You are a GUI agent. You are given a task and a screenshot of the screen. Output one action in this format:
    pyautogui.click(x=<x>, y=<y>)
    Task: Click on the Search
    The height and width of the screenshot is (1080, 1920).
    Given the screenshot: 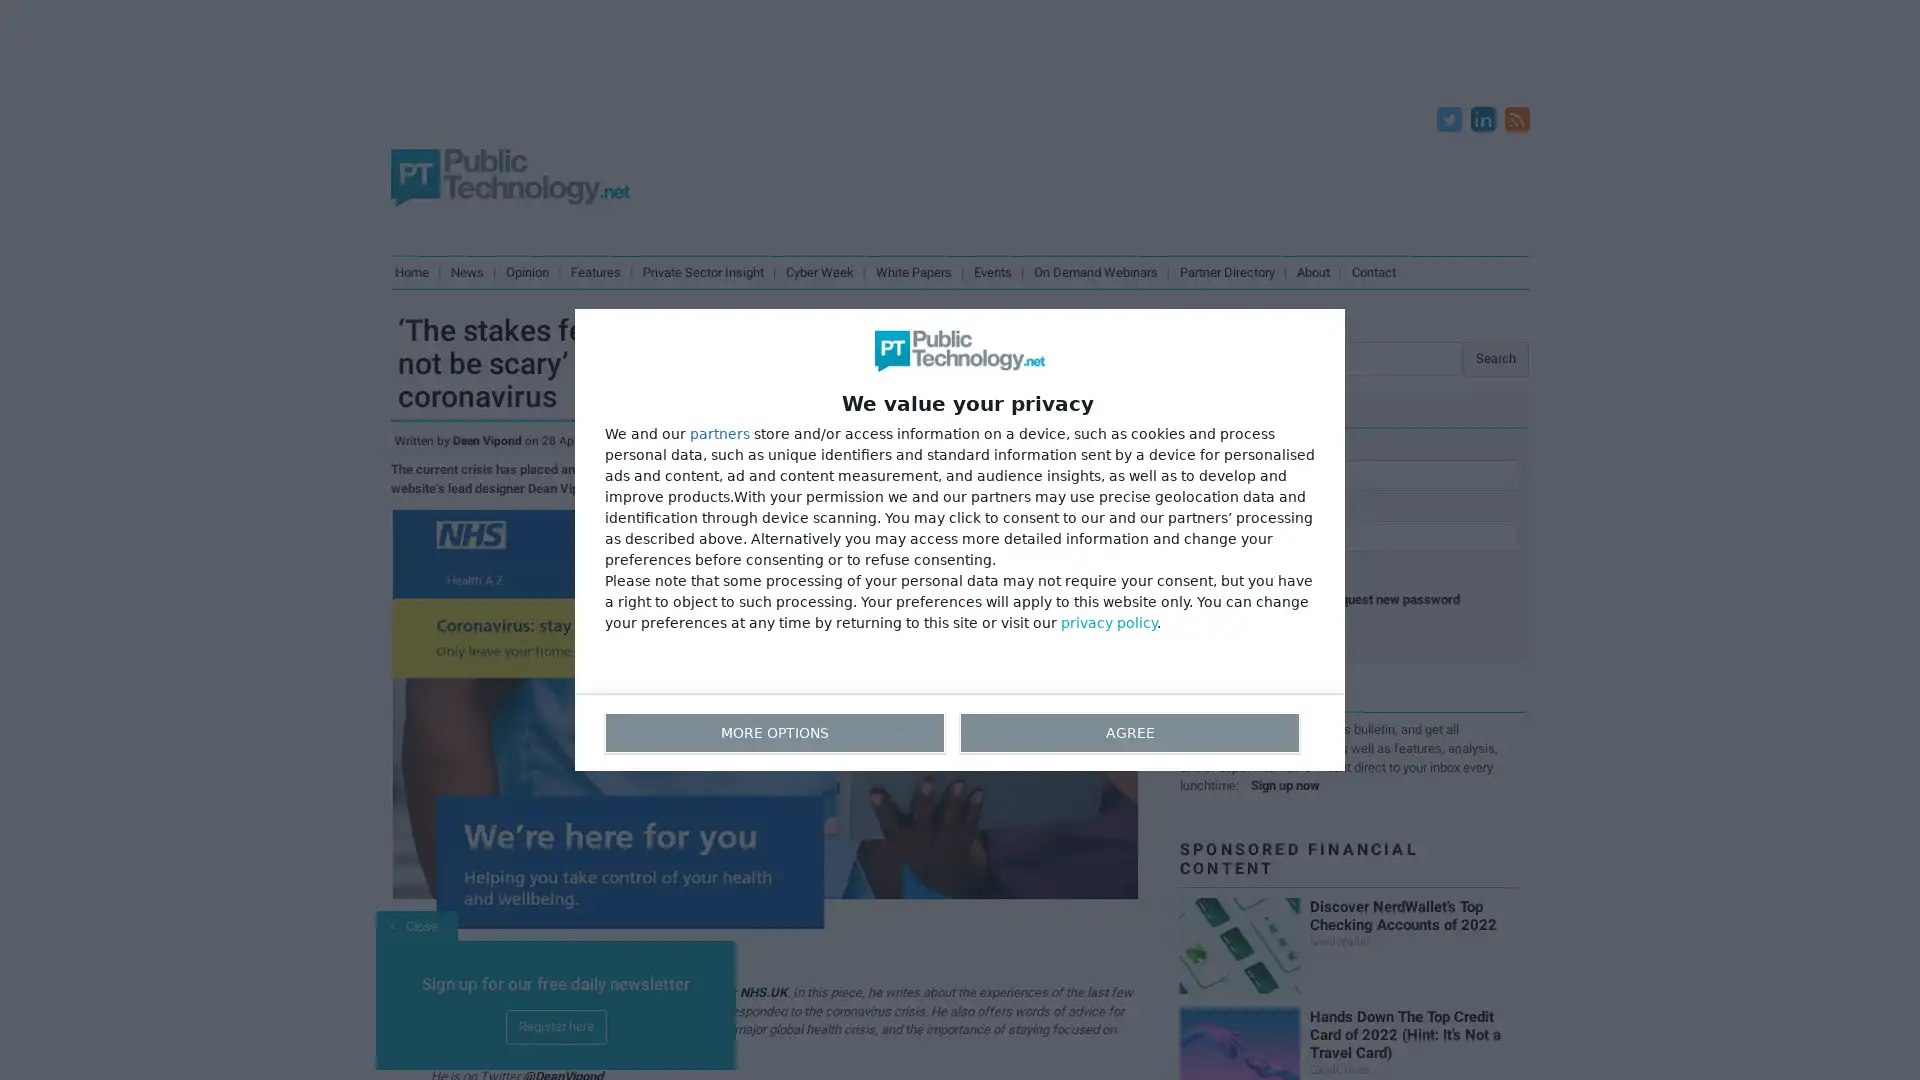 What is the action you would take?
    pyautogui.click(x=1559, y=349)
    